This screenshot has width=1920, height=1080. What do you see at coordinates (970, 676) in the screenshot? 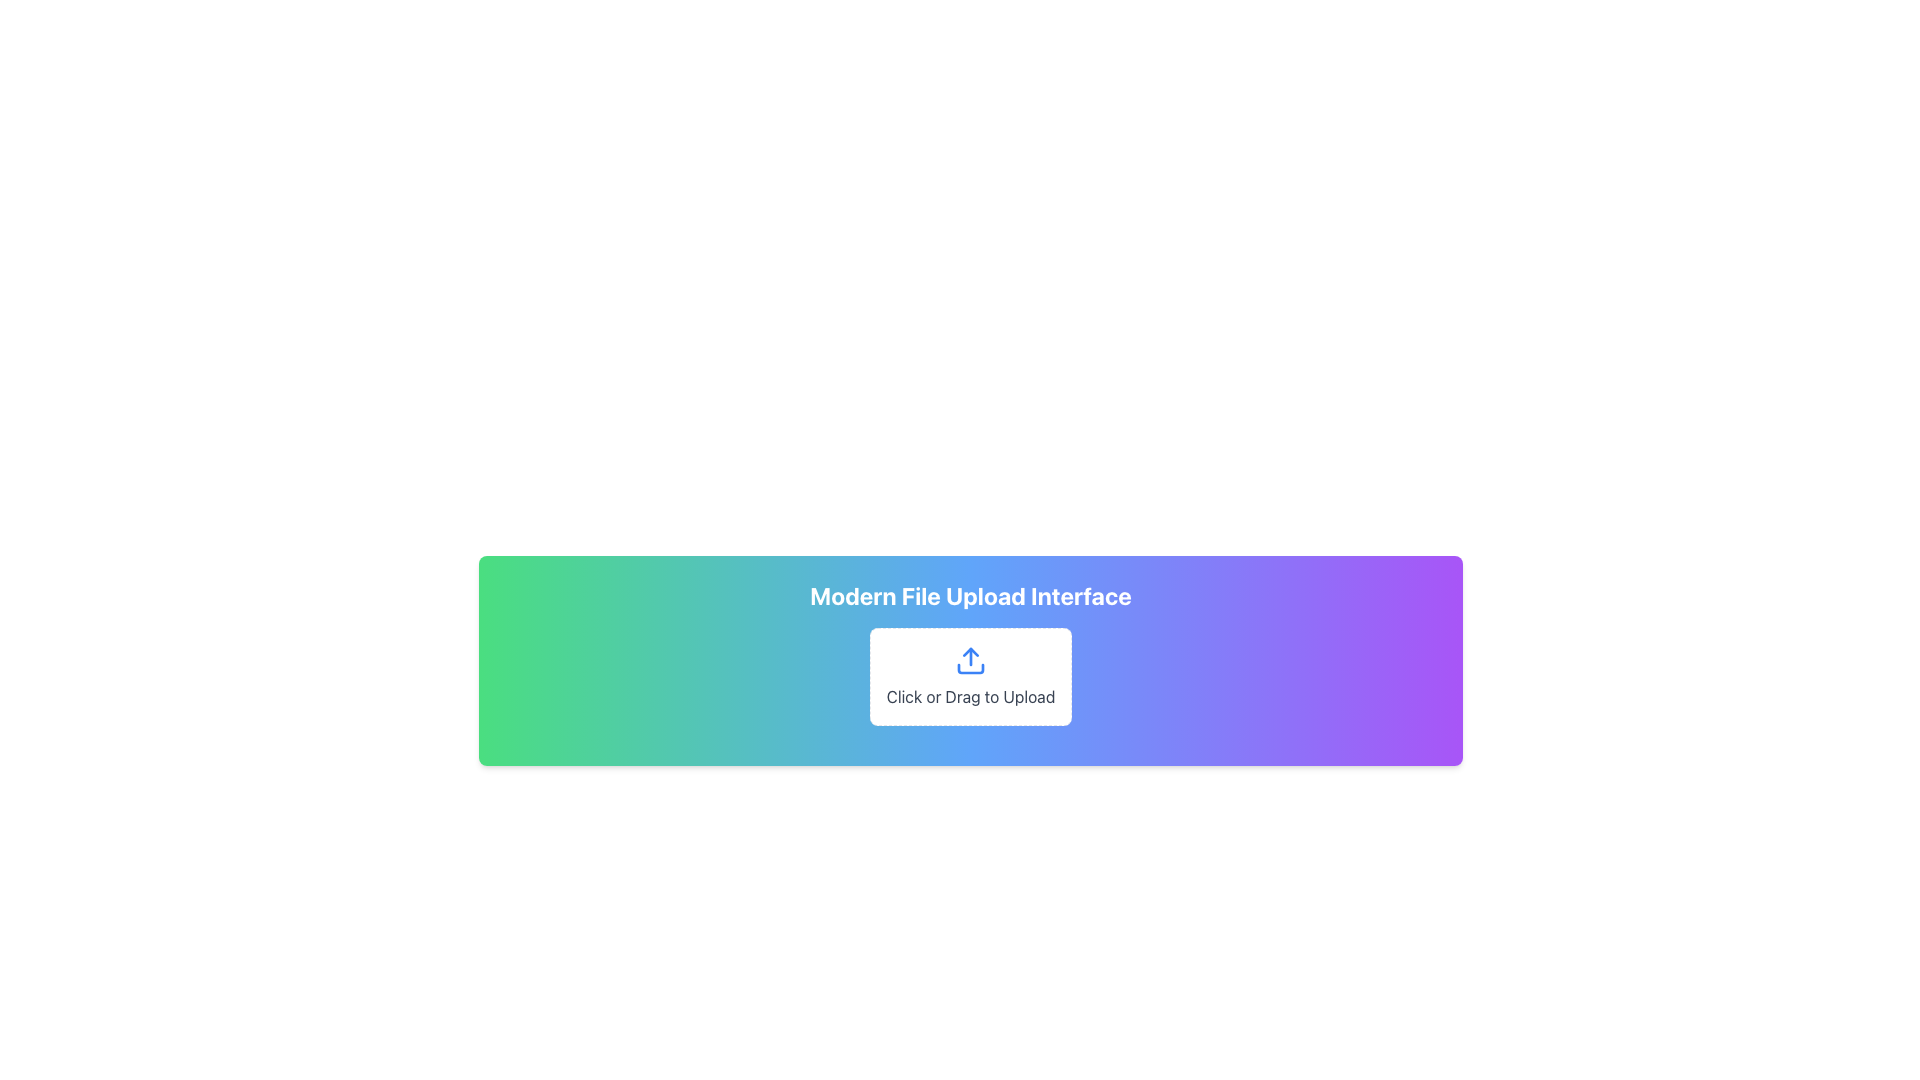
I see `the Interactive file upload box, which is a white rectangular area with rounded corners and a dashed border, featuring a blue upward arrow icon and the text 'Click or Drag to Upload' in gray` at bounding box center [970, 676].